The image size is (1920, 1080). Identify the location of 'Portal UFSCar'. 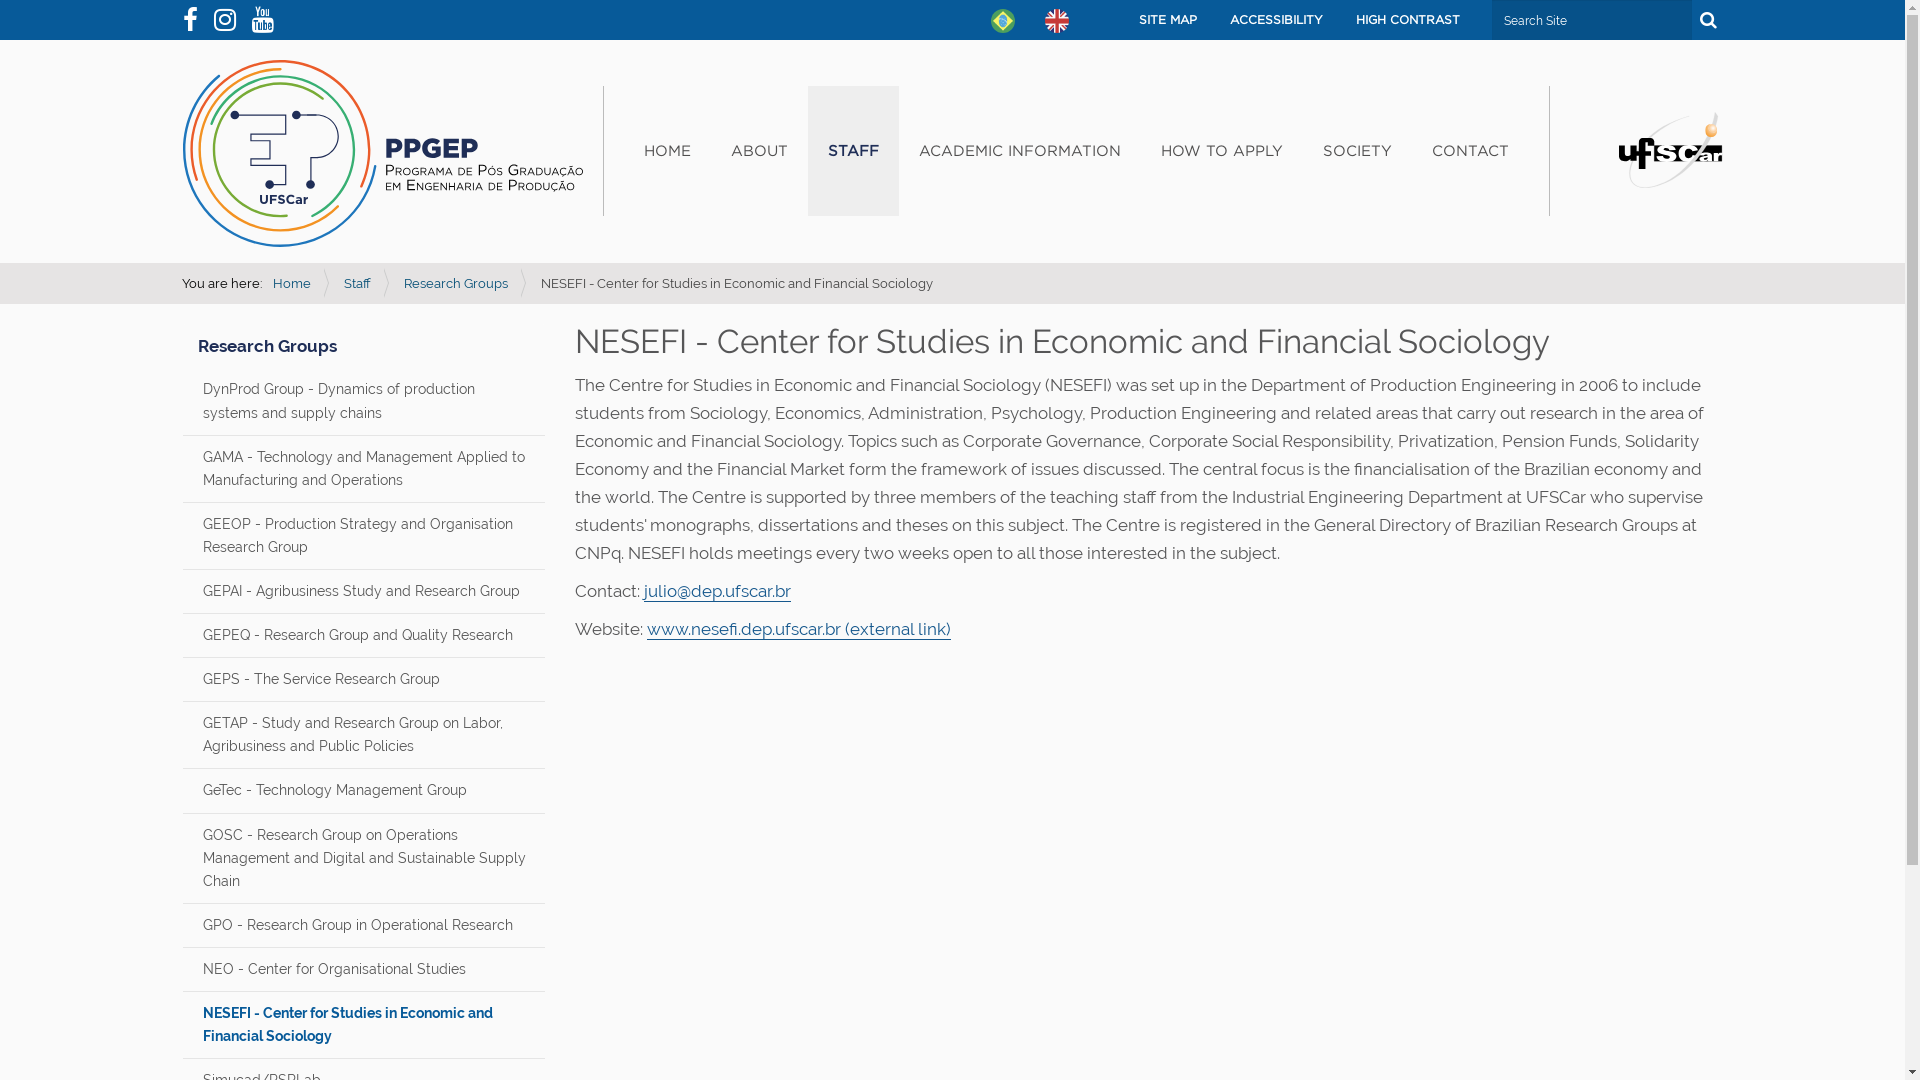
(1670, 146).